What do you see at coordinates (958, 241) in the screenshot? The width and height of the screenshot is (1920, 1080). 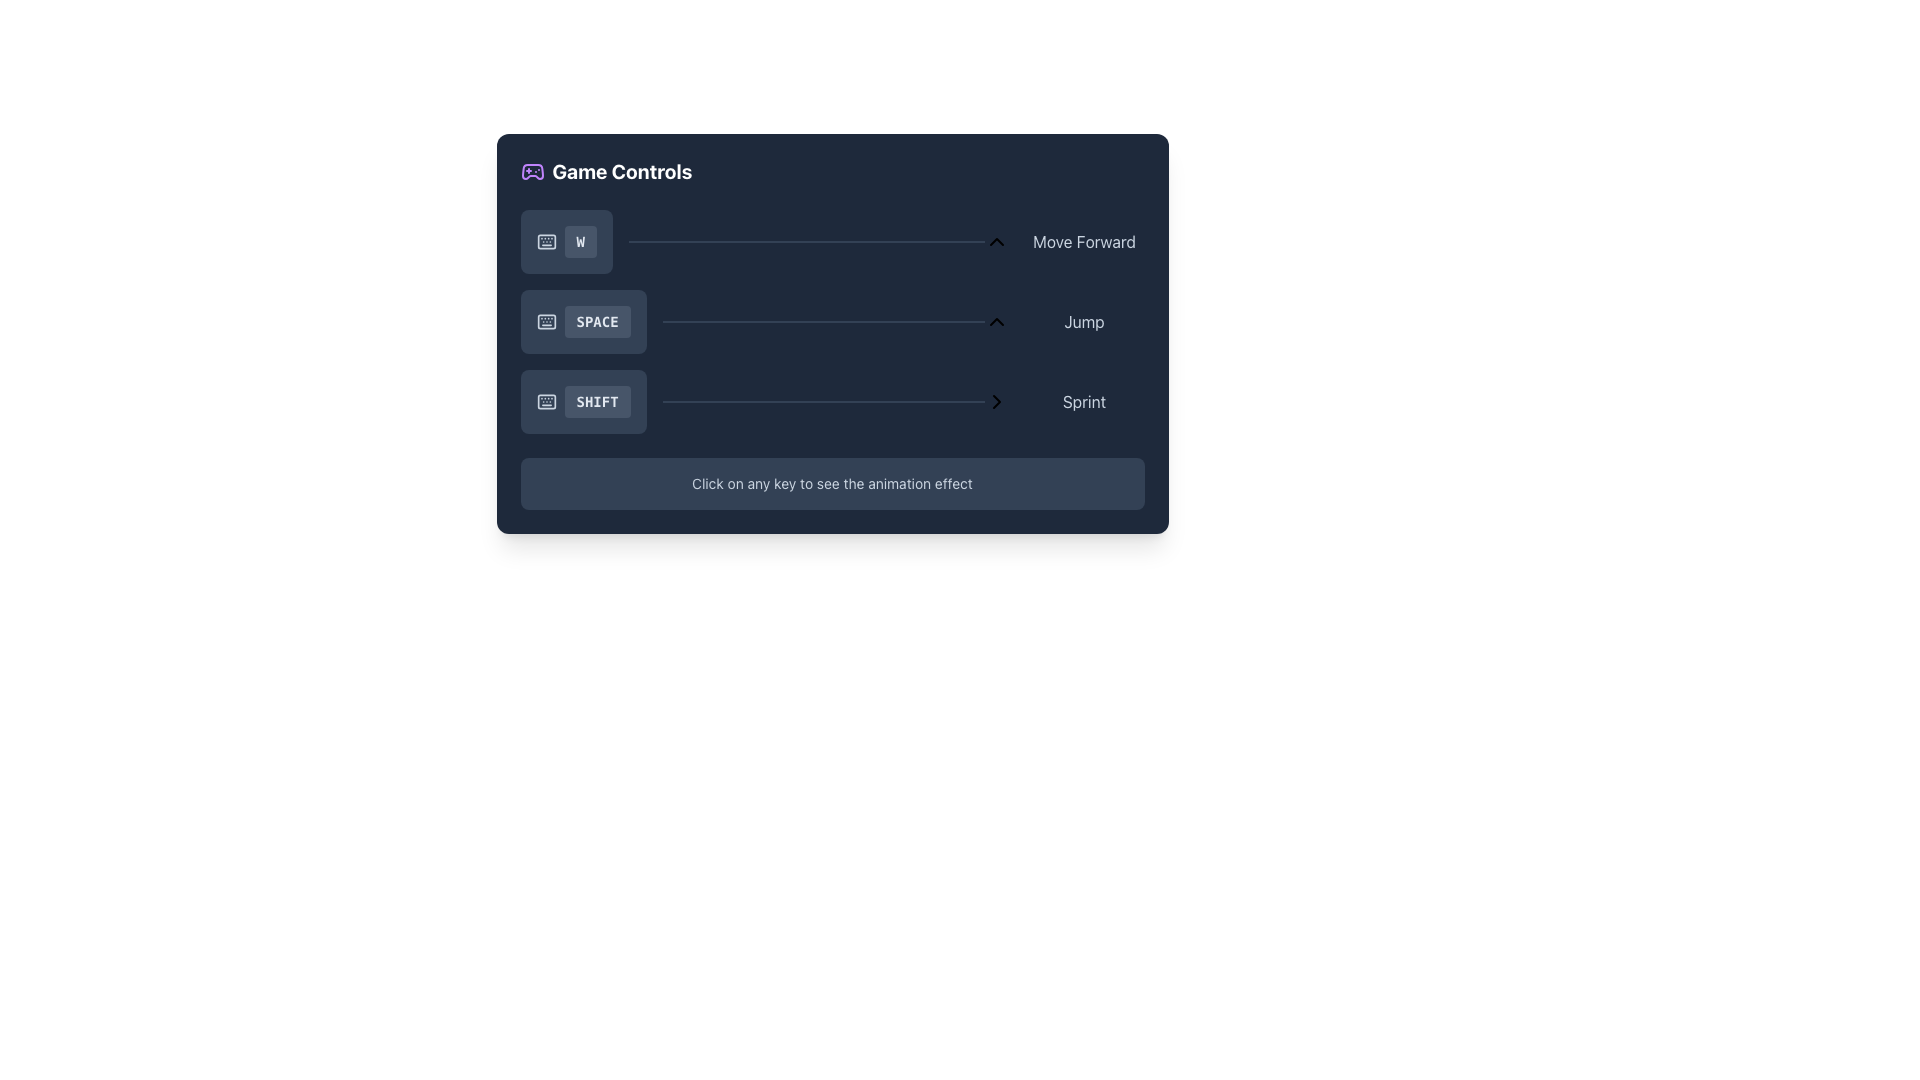 I see `the slider` at bounding box center [958, 241].